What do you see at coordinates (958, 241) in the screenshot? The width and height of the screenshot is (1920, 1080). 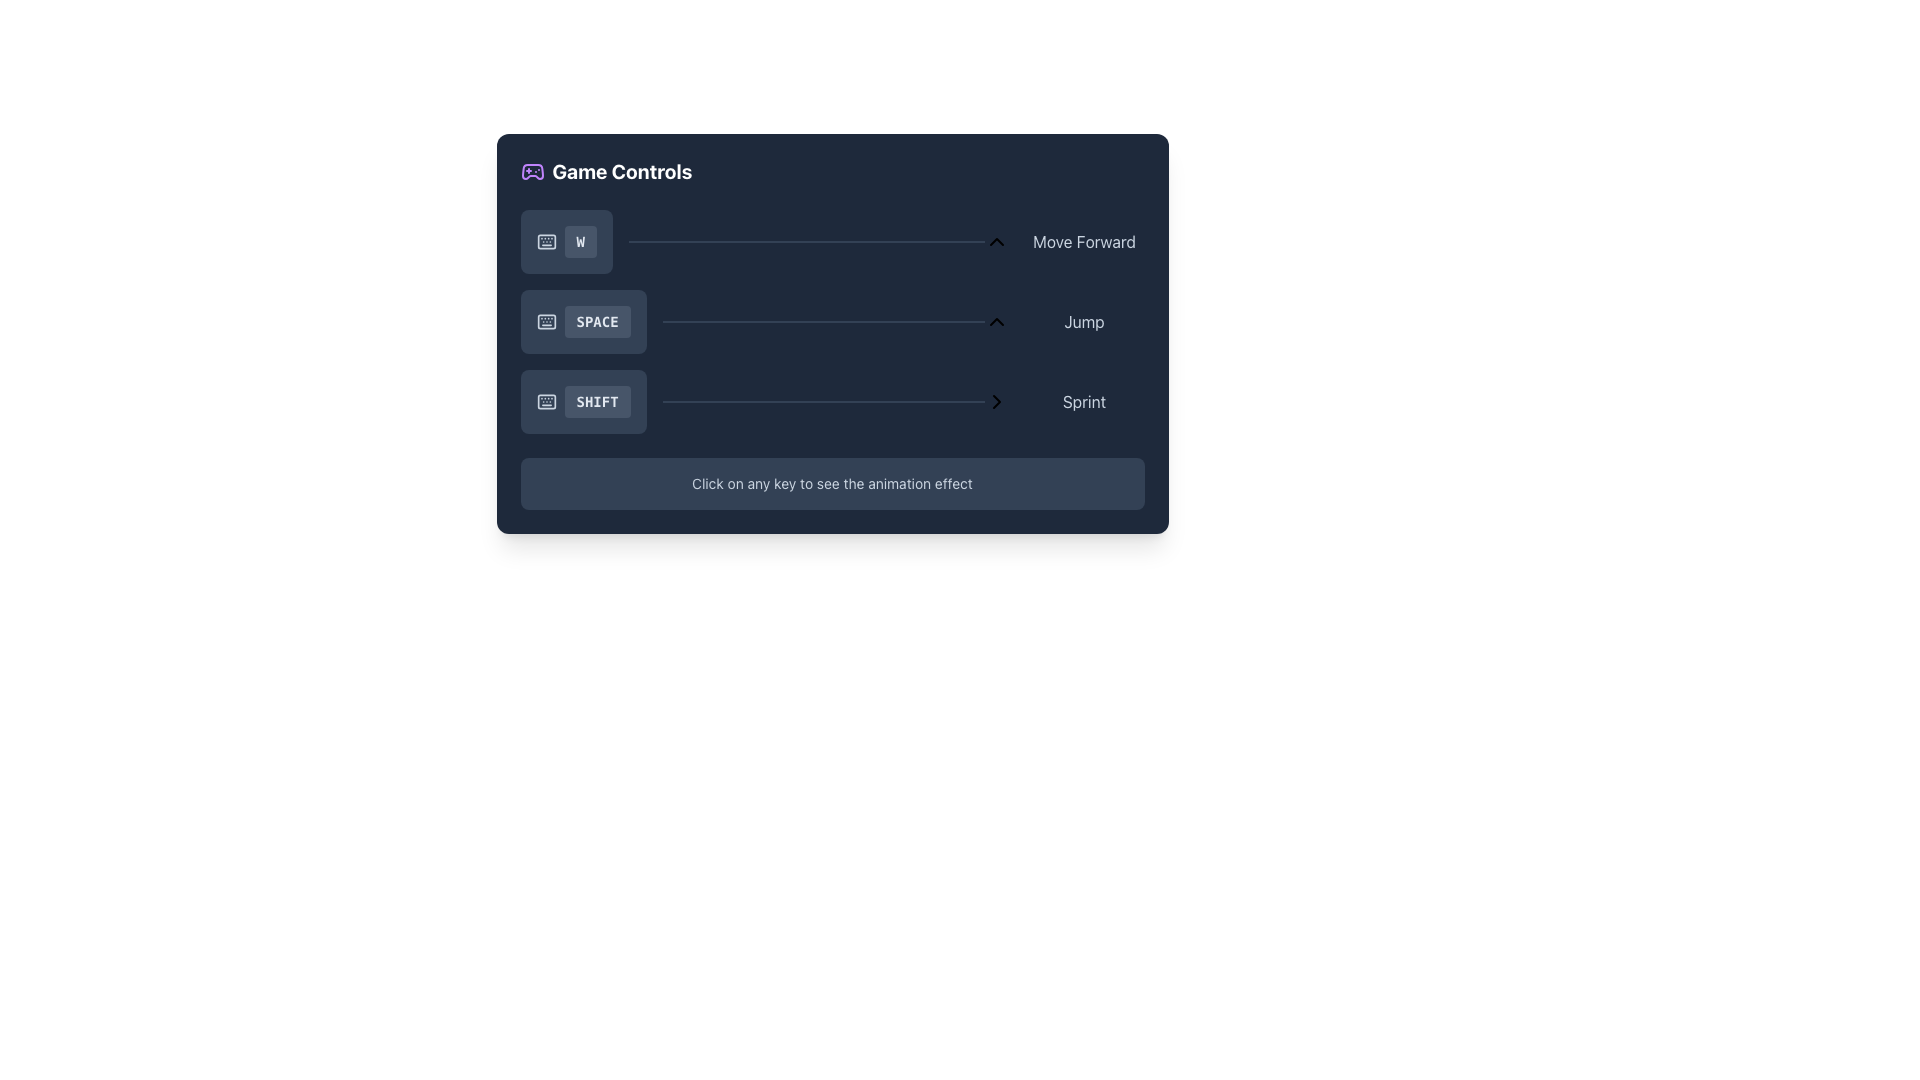 I see `the slider` at bounding box center [958, 241].